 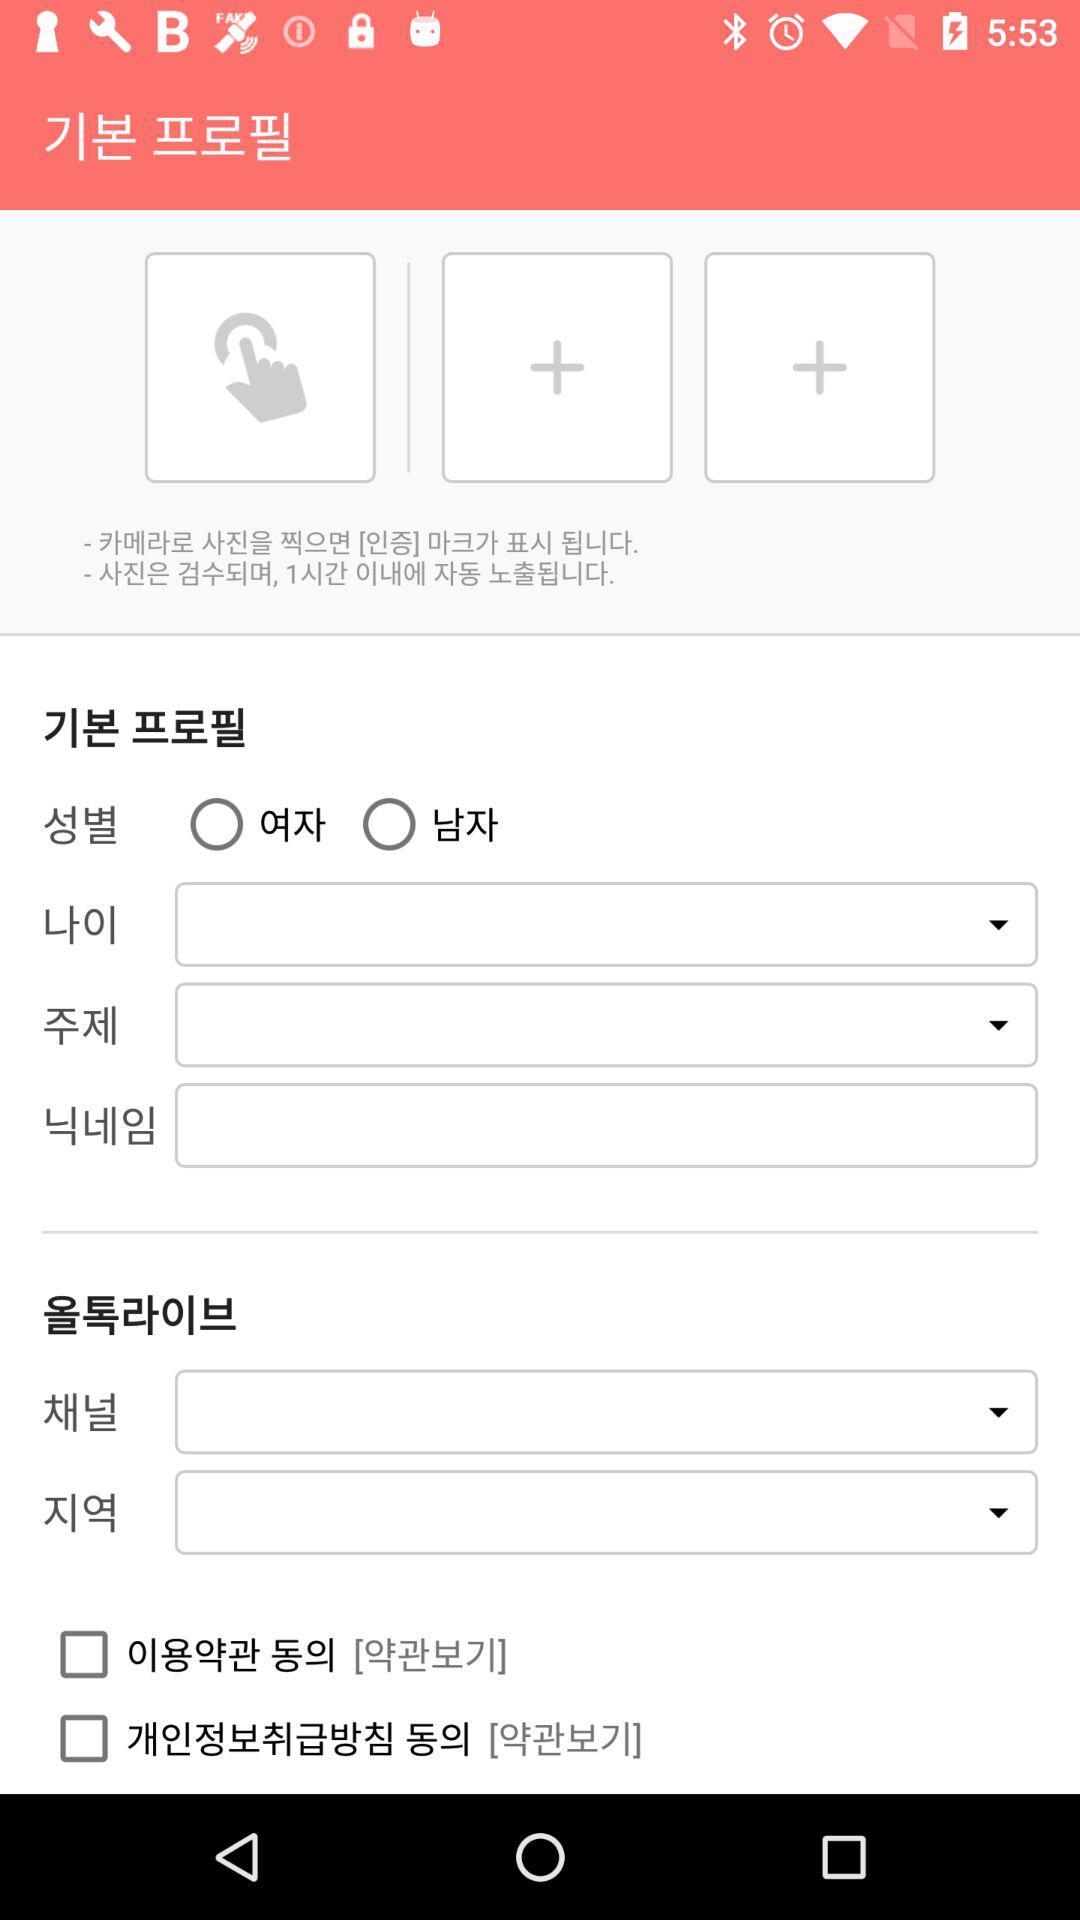 What do you see at coordinates (605, 1025) in the screenshot?
I see `second drop down from the top` at bounding box center [605, 1025].